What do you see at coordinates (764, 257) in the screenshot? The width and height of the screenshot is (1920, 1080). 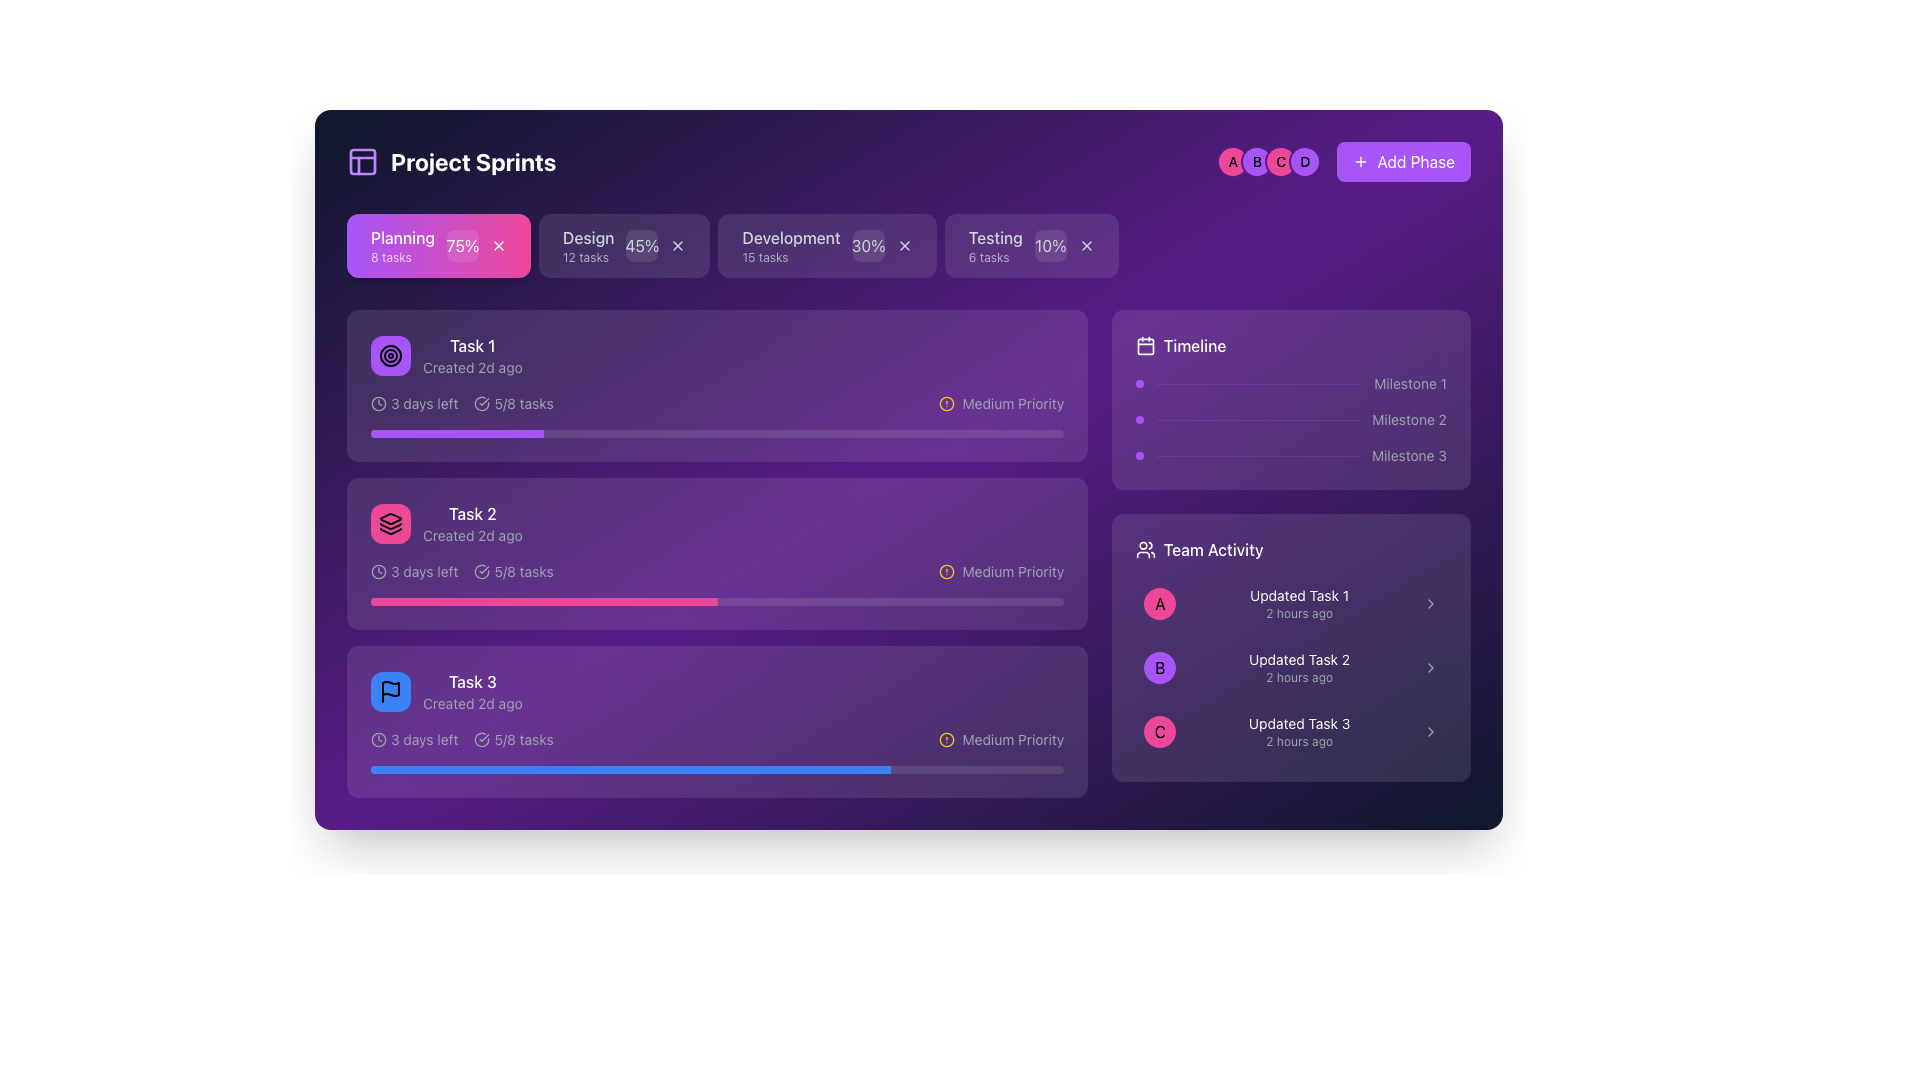 I see `the text label that provides additional context about the number of tasks related to 'Development' within the project sprint interface, located below the 'Development' tab` at bounding box center [764, 257].